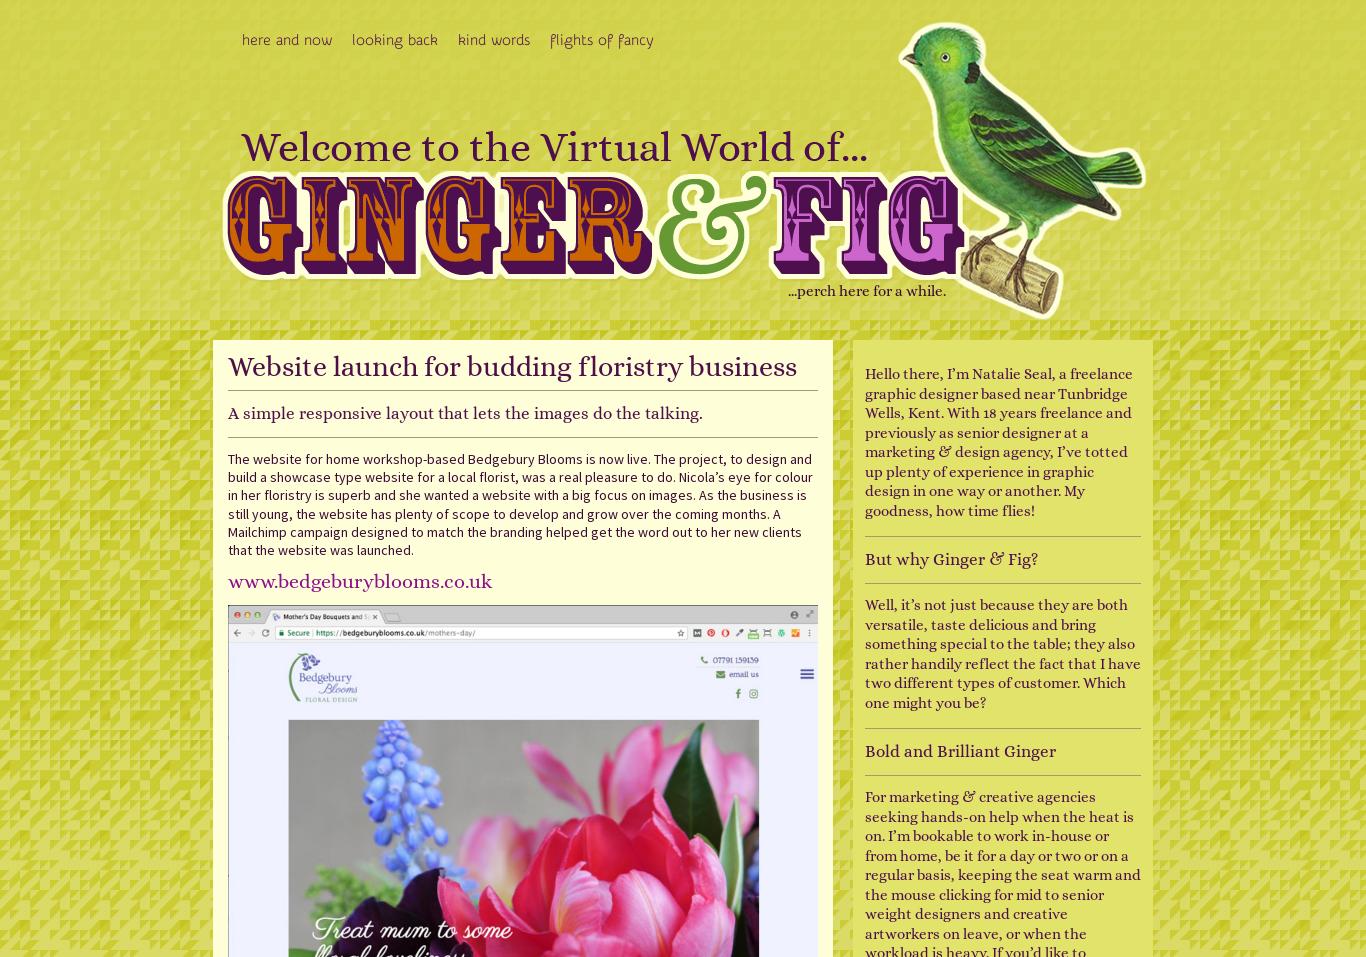 This screenshot has width=1366, height=957. What do you see at coordinates (358, 580) in the screenshot?
I see `'www.bedgeburyblooms.co.uk'` at bounding box center [358, 580].